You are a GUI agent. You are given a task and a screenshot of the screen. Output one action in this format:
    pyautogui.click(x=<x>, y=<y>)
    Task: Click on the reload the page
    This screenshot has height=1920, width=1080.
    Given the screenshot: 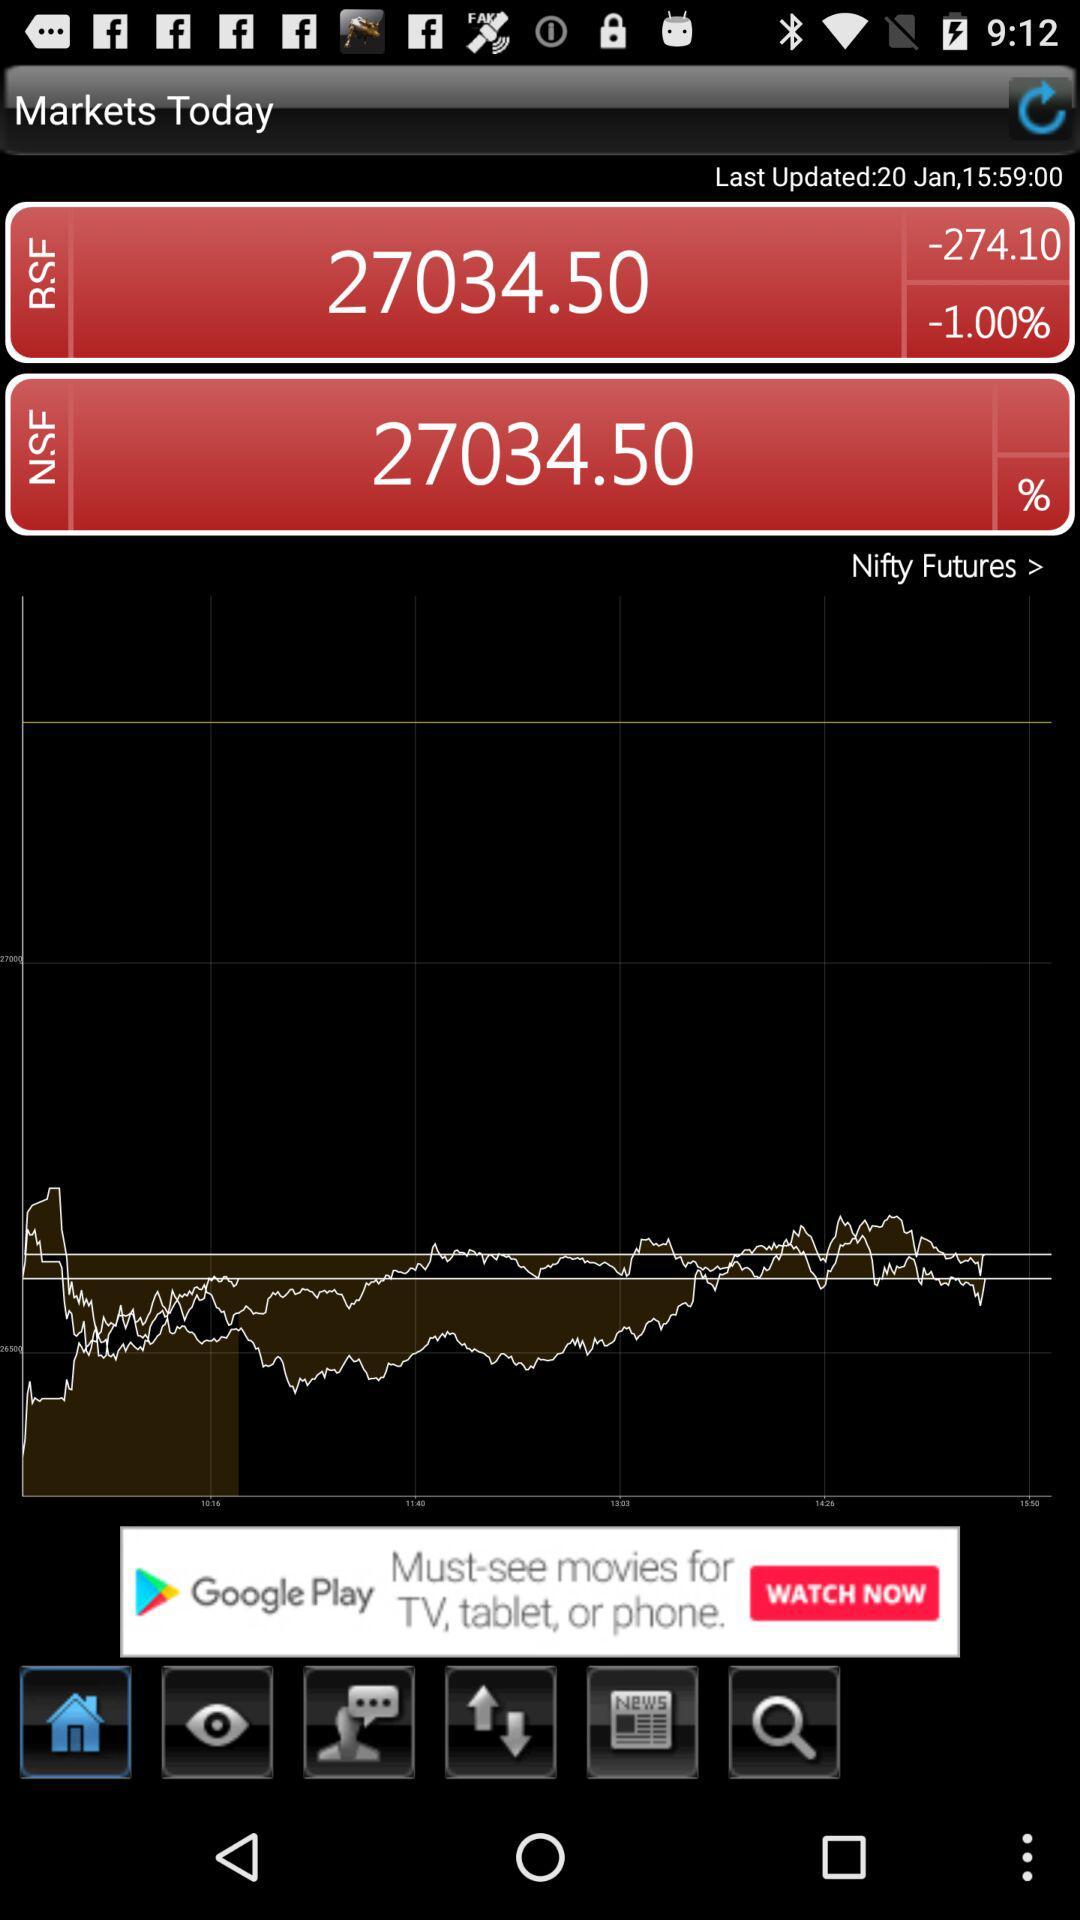 What is the action you would take?
    pyautogui.click(x=1039, y=107)
    